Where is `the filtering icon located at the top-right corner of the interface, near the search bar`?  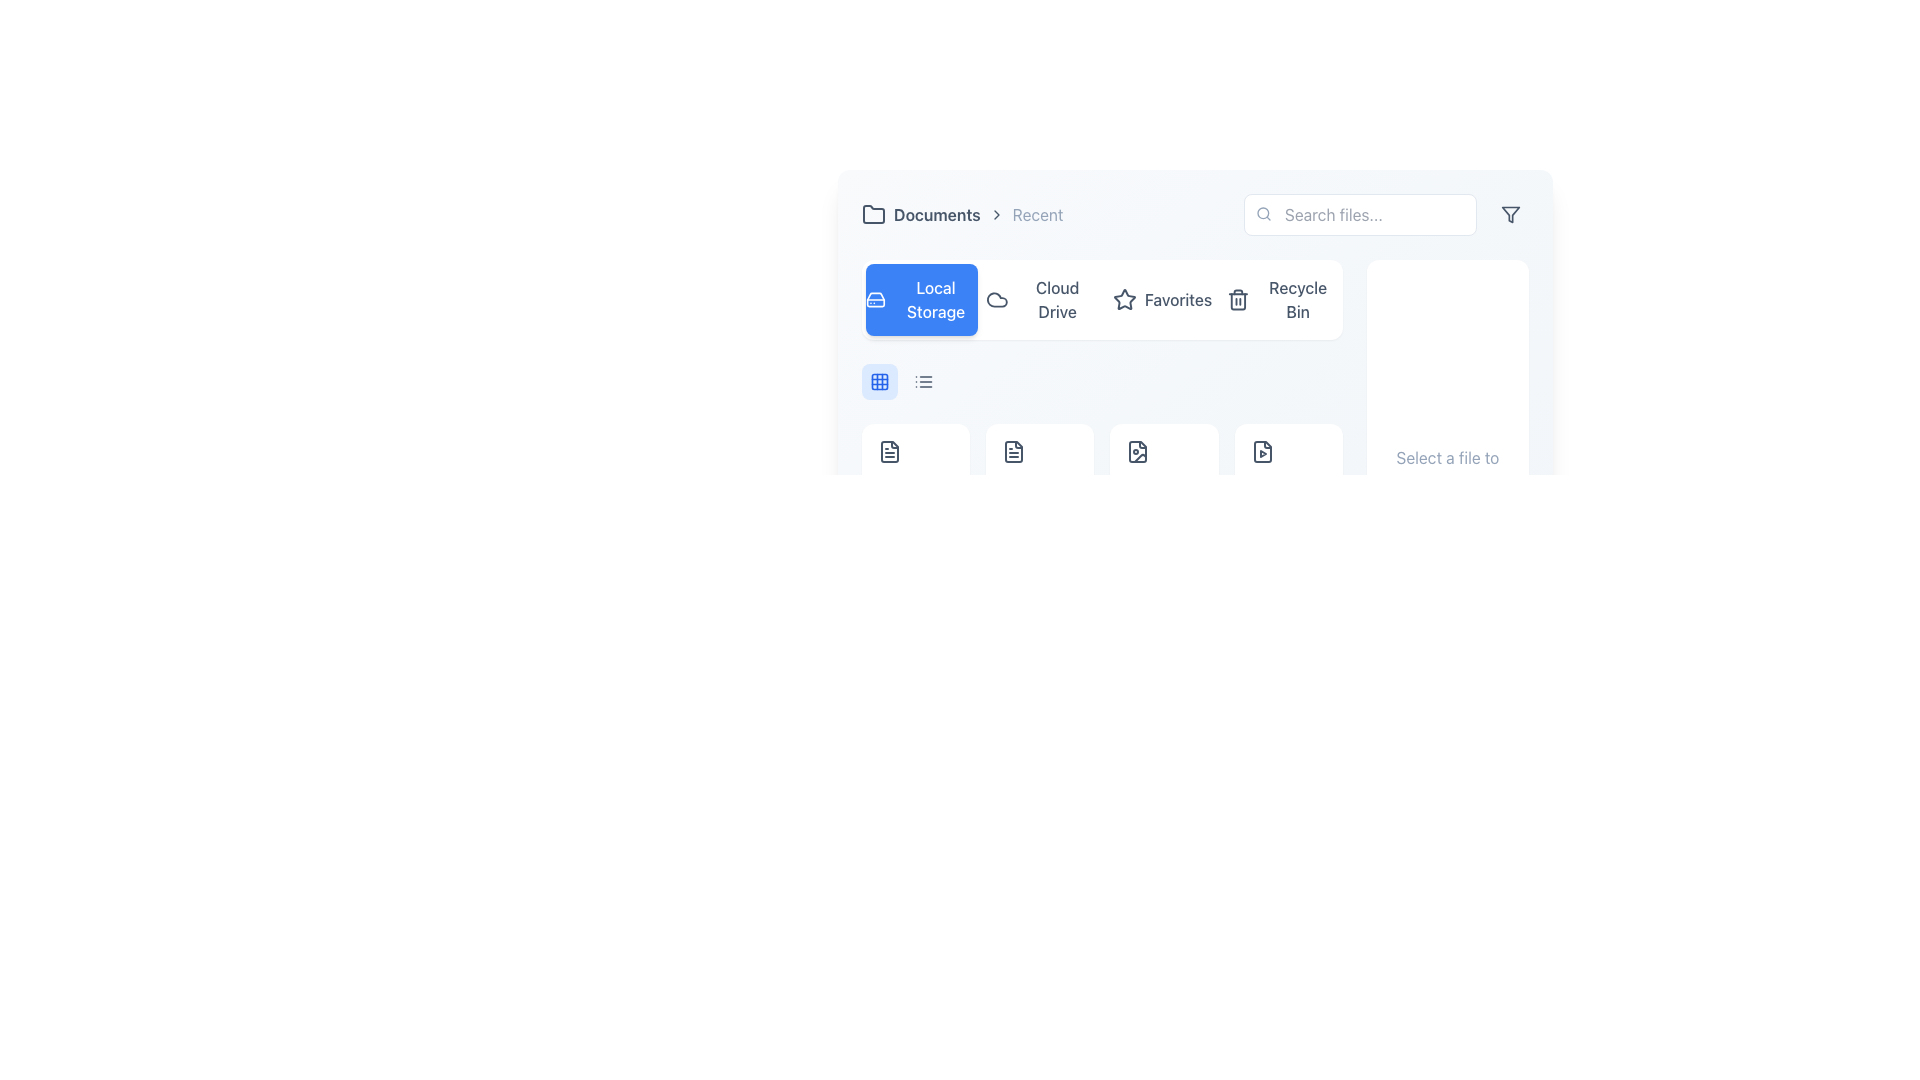 the filtering icon located at the top-right corner of the interface, near the search bar is located at coordinates (1511, 215).